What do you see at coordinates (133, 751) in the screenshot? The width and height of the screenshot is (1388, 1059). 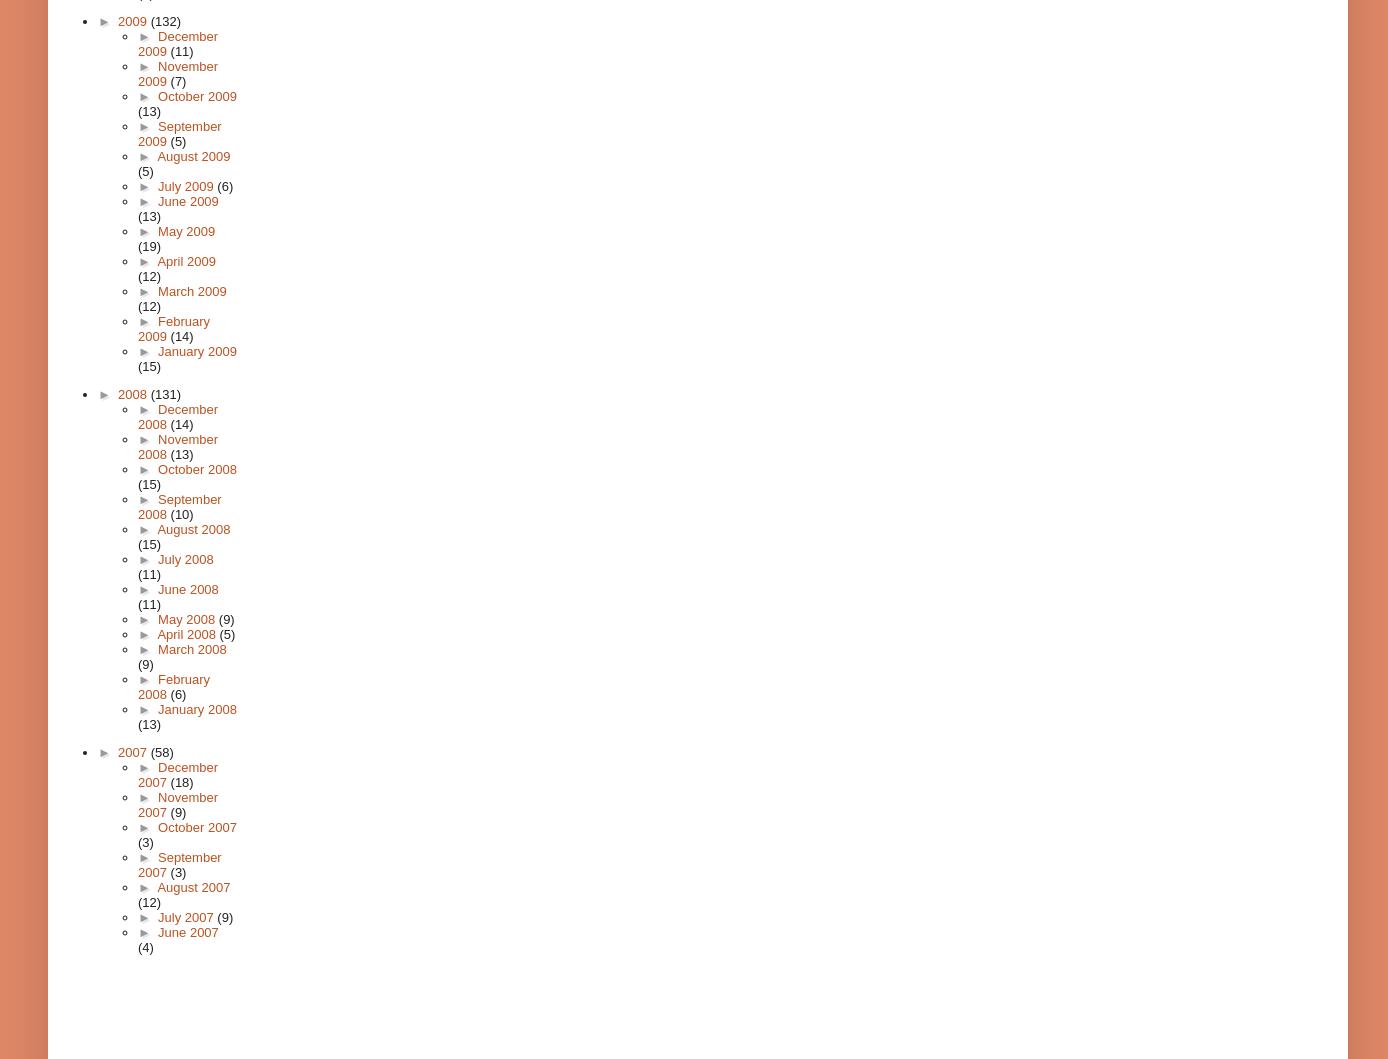 I see `'2007'` at bounding box center [133, 751].